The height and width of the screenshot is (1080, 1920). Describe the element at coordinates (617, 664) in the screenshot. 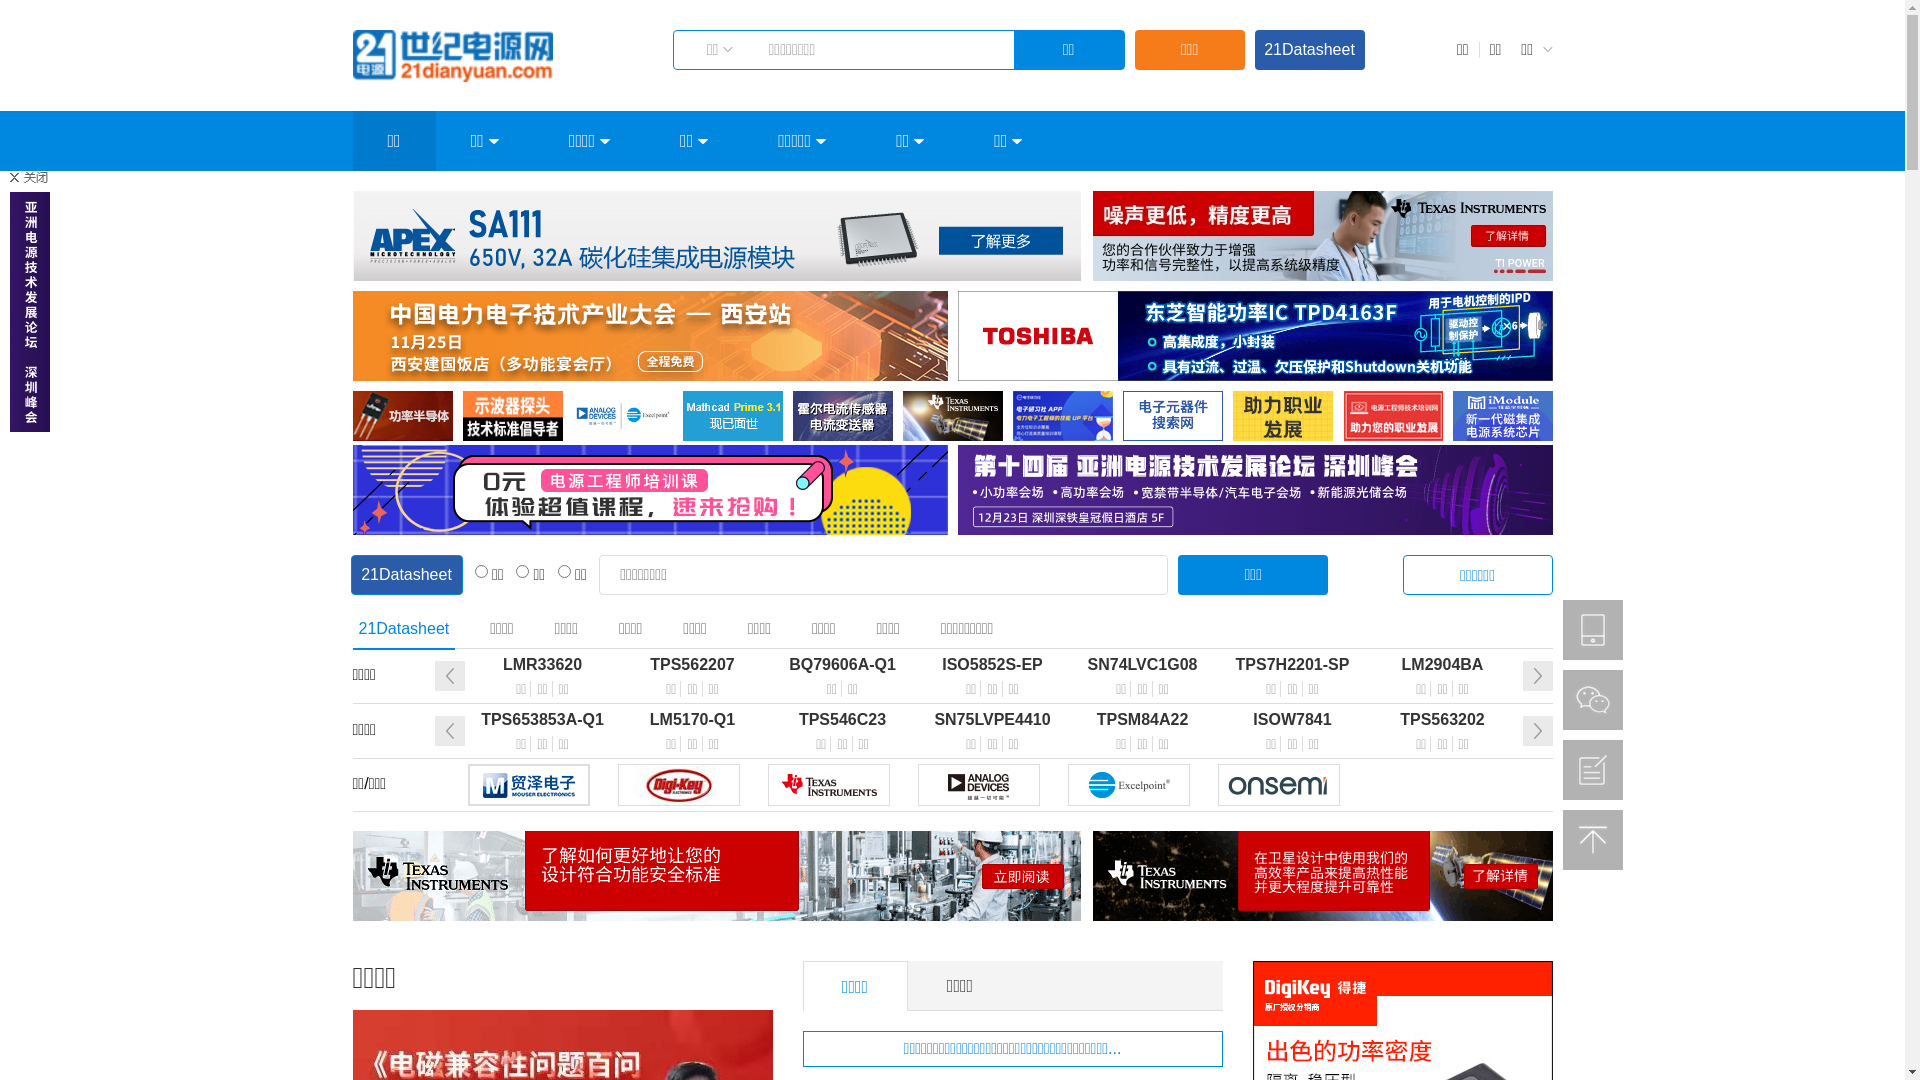

I see `'TPS562207'` at that location.